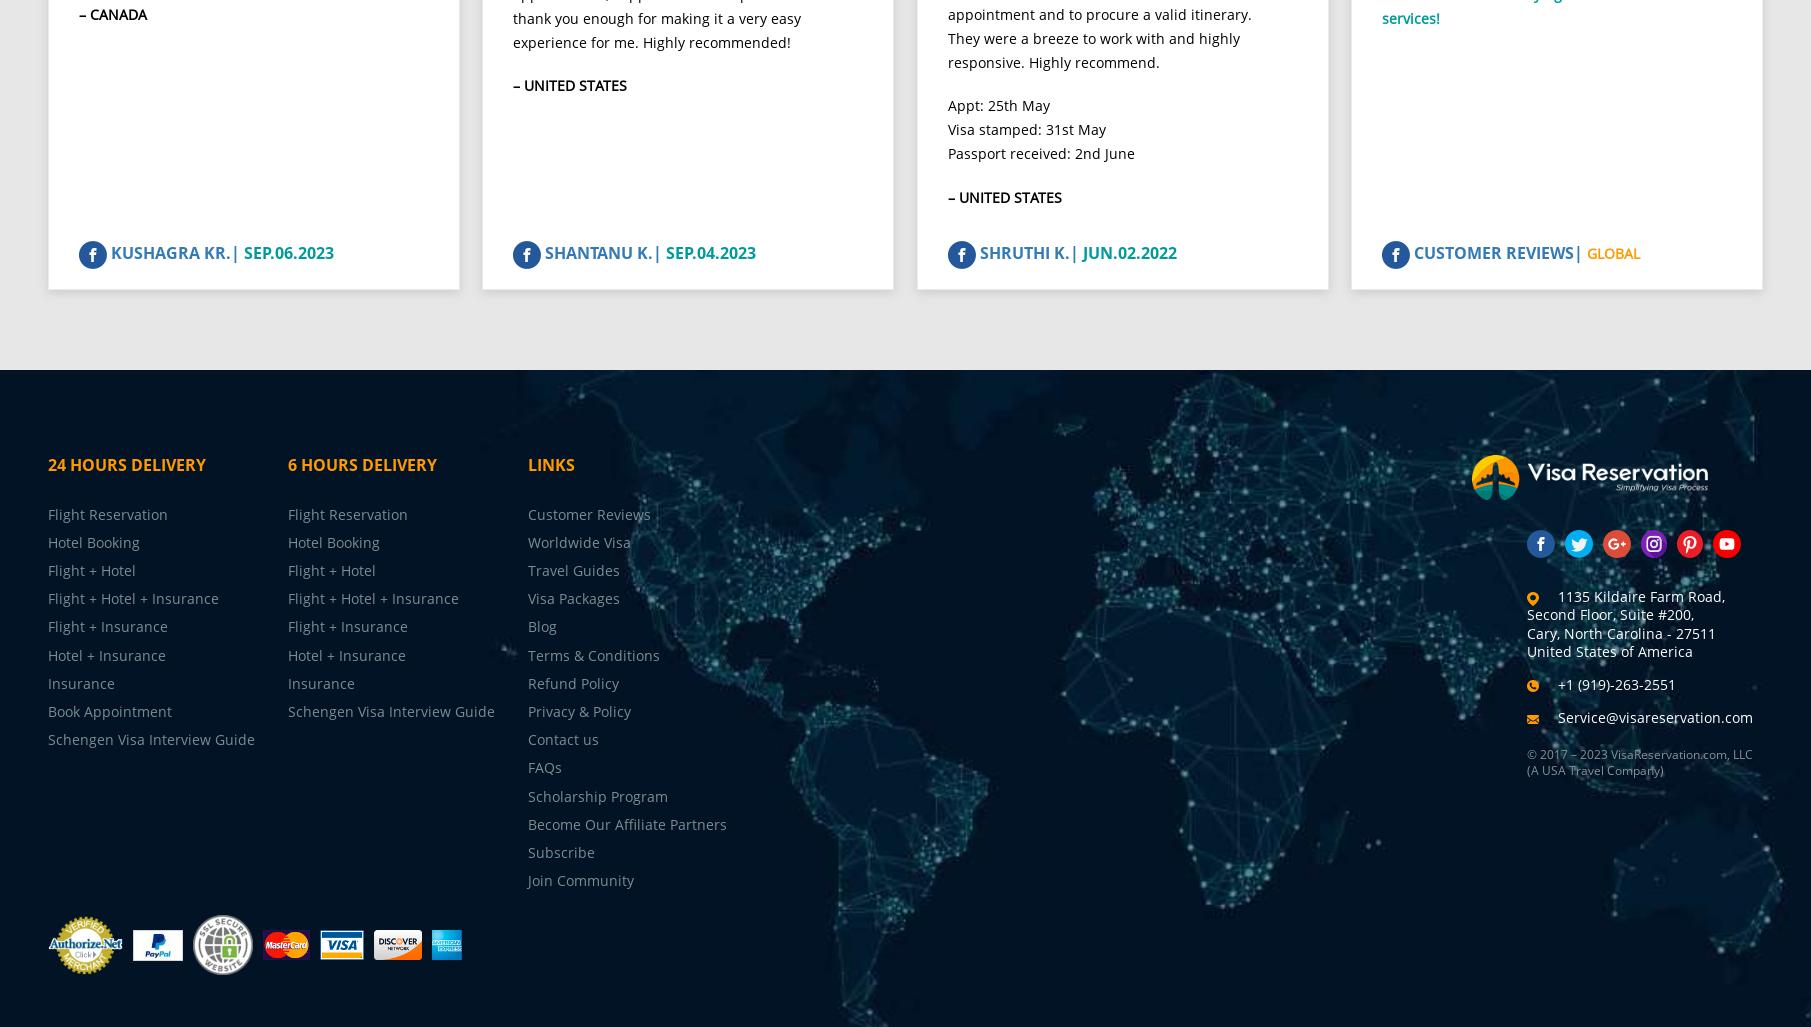 This screenshot has height=1027, width=1811. I want to click on 'Second Floor, Suite #200,', so click(1608, 630).